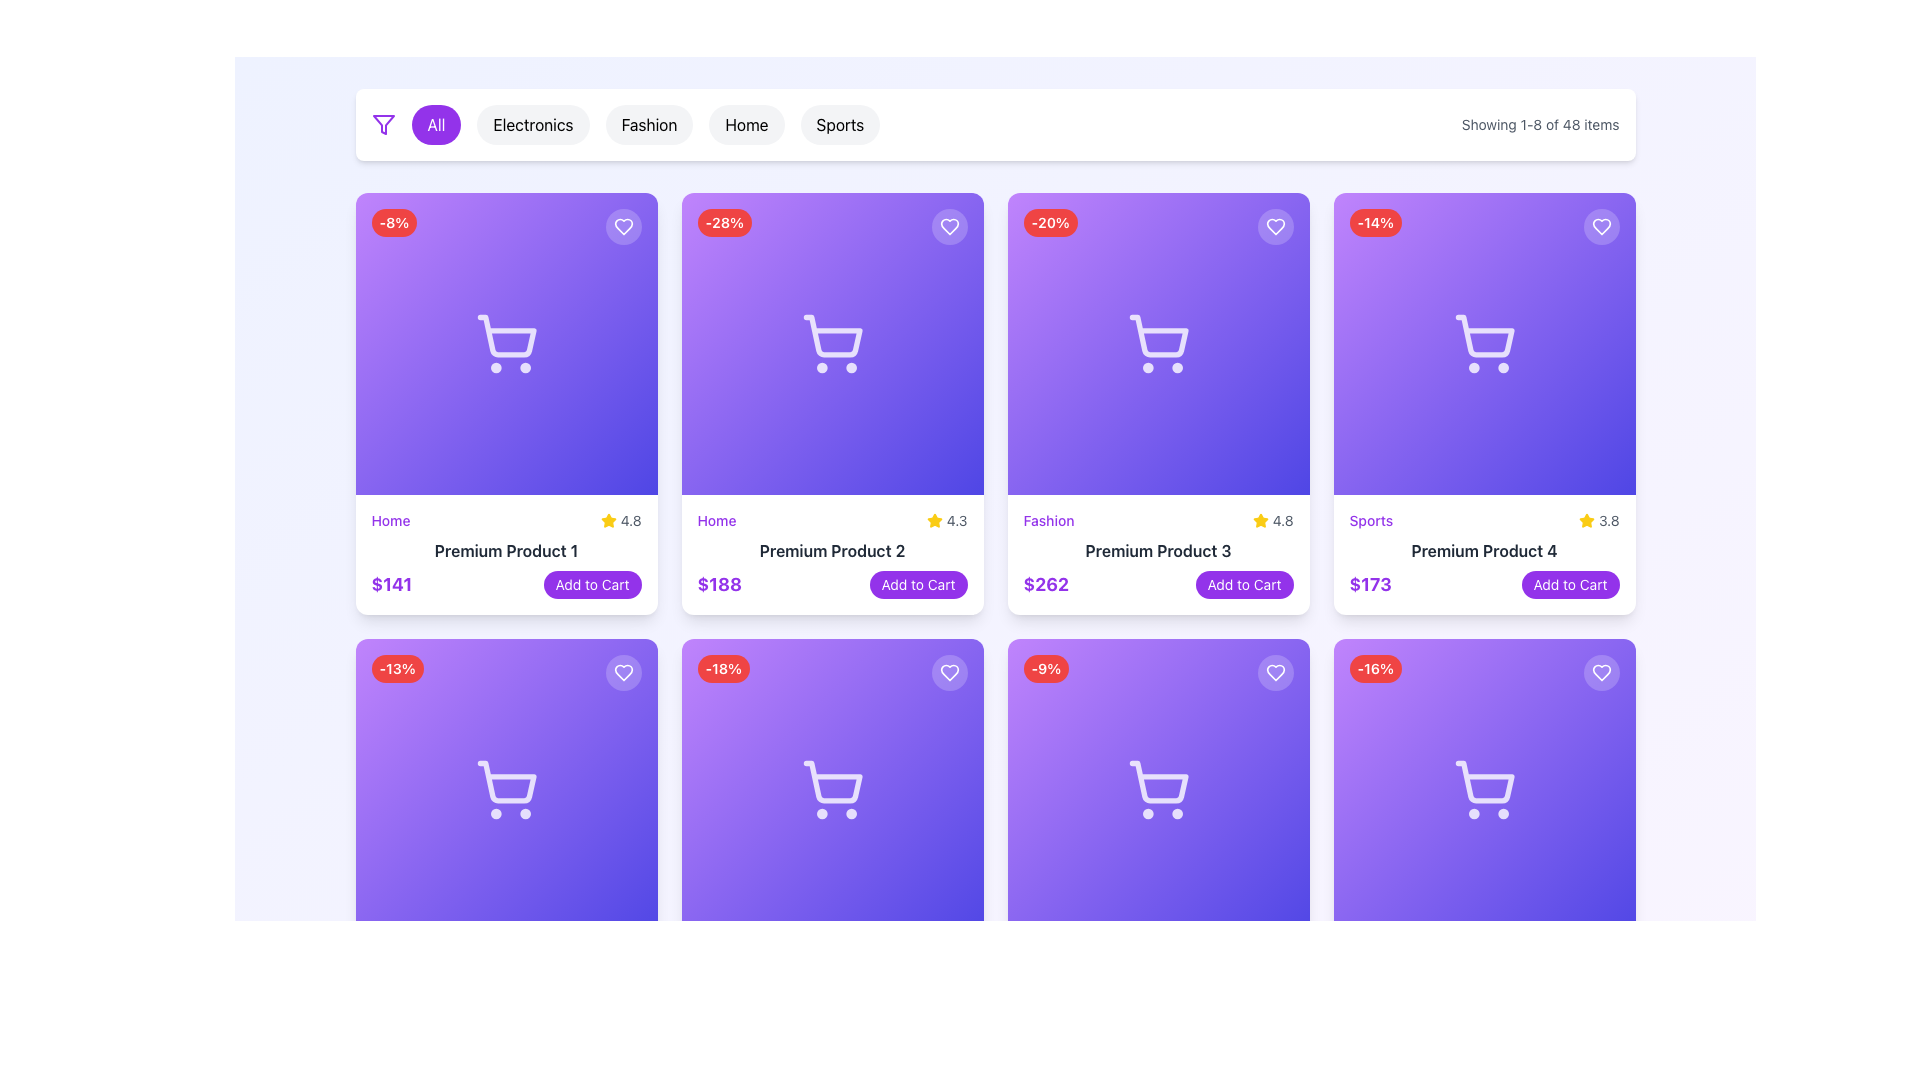 The height and width of the screenshot is (1080, 1920). What do you see at coordinates (506, 789) in the screenshot?
I see `the shopping cart icon, which is positioned in the second row and first column of the grid layout, centrally aligned within its card beneath the '-13%' discount tag` at bounding box center [506, 789].